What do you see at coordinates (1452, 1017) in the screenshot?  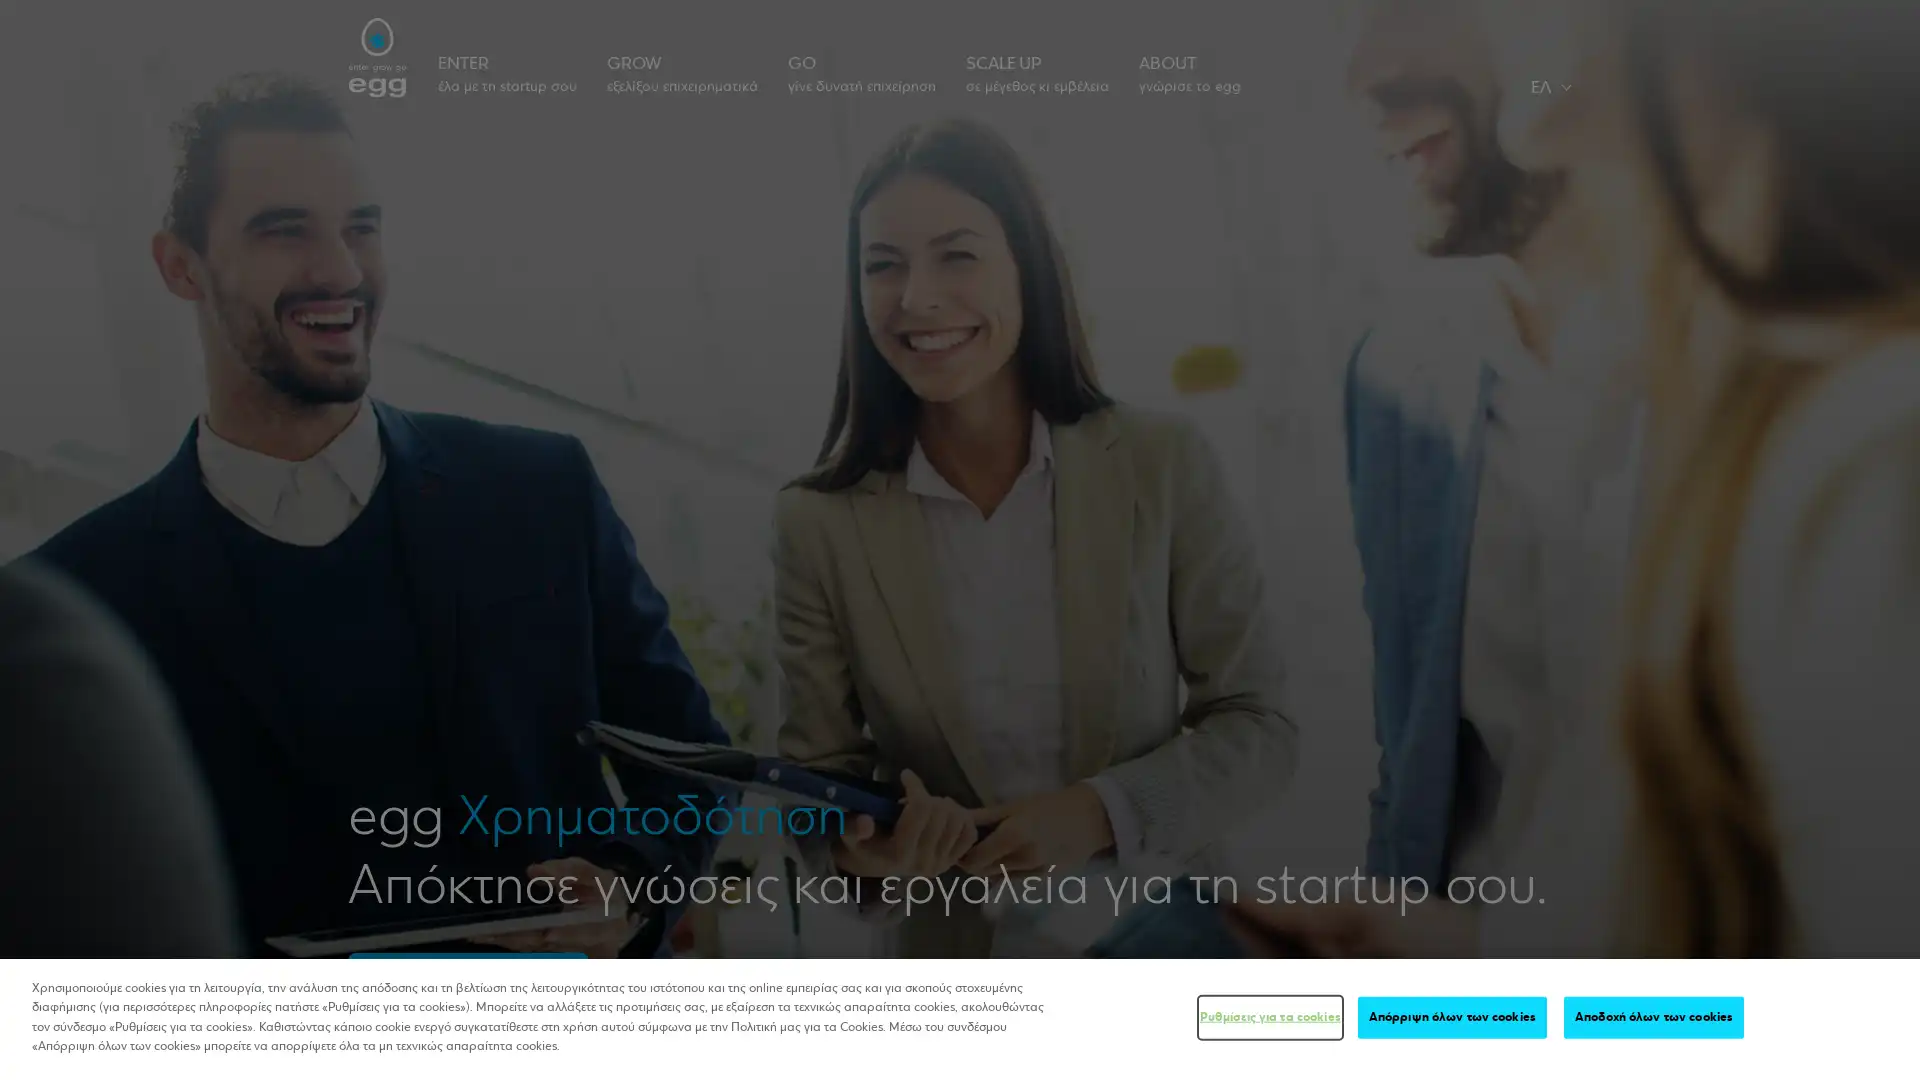 I see `cookies` at bounding box center [1452, 1017].